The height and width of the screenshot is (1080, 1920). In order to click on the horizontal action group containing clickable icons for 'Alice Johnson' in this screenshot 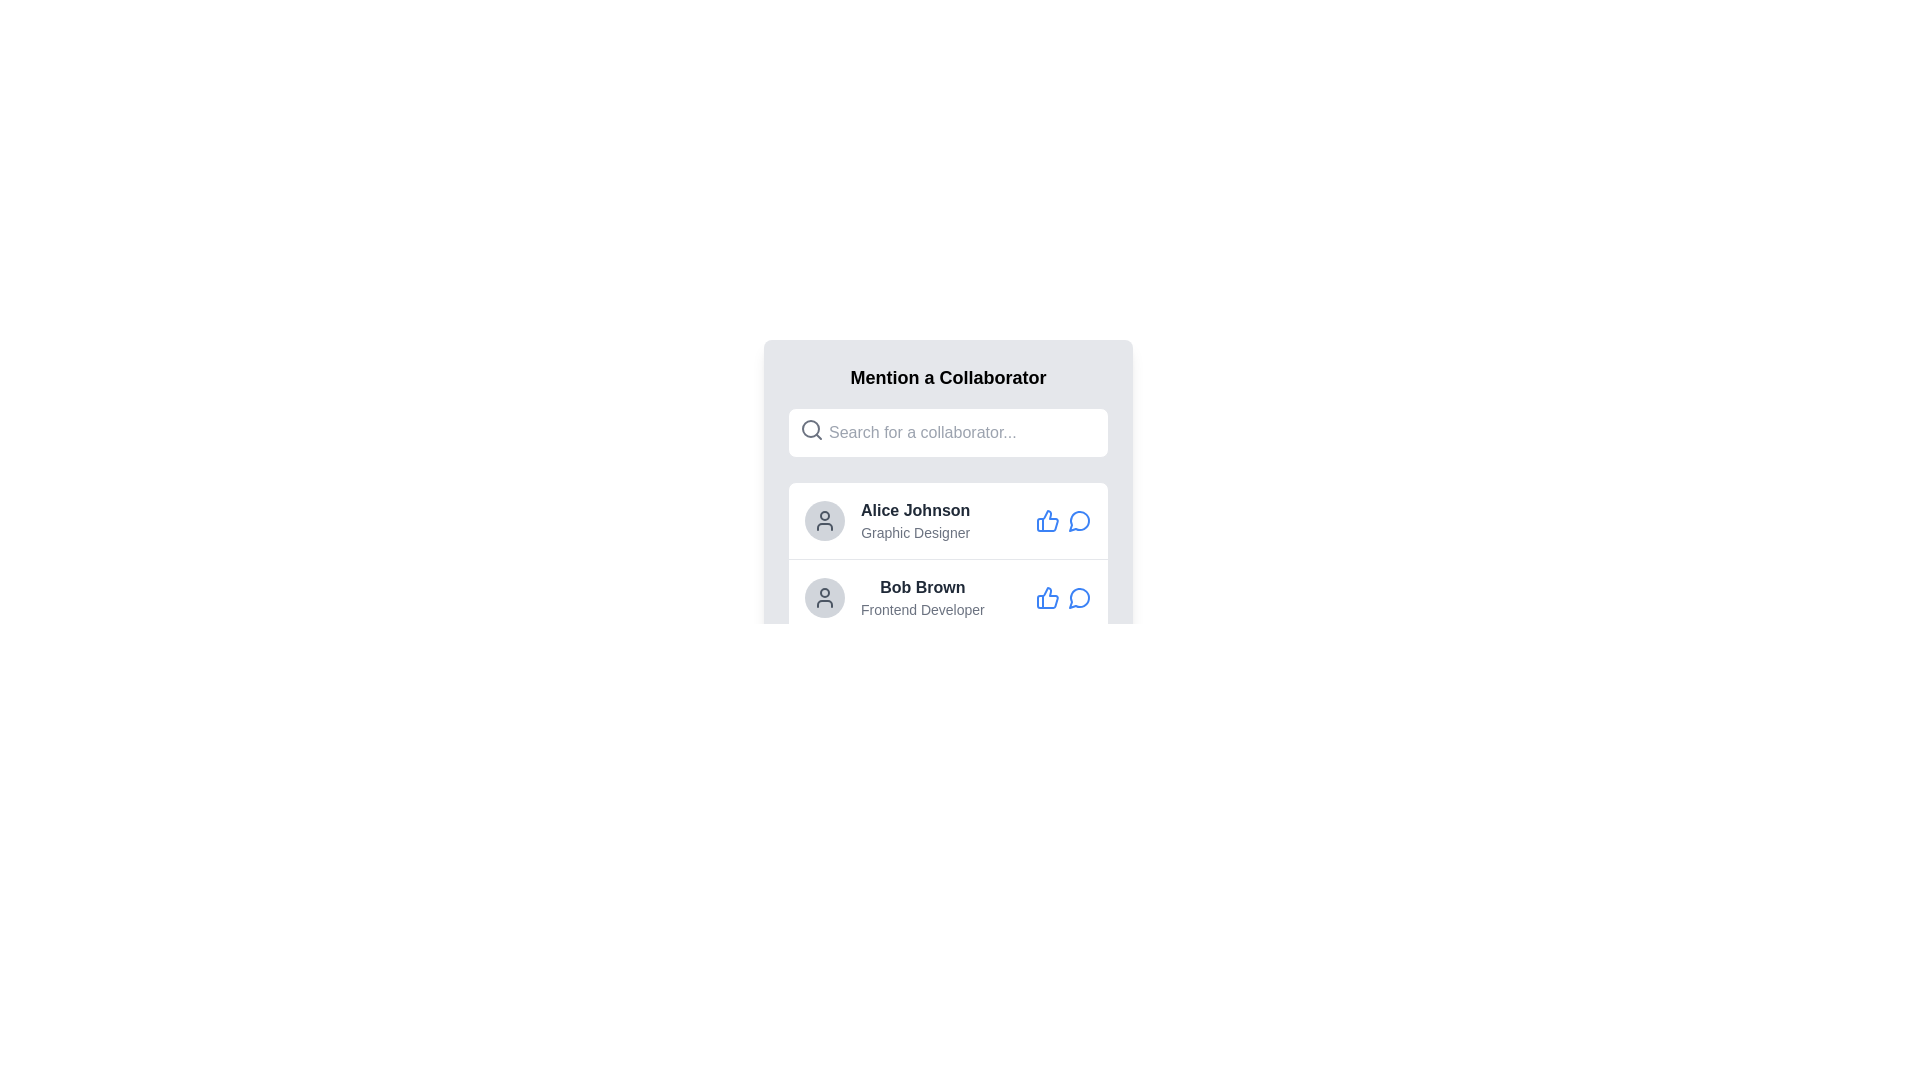, I will do `click(1063, 519)`.